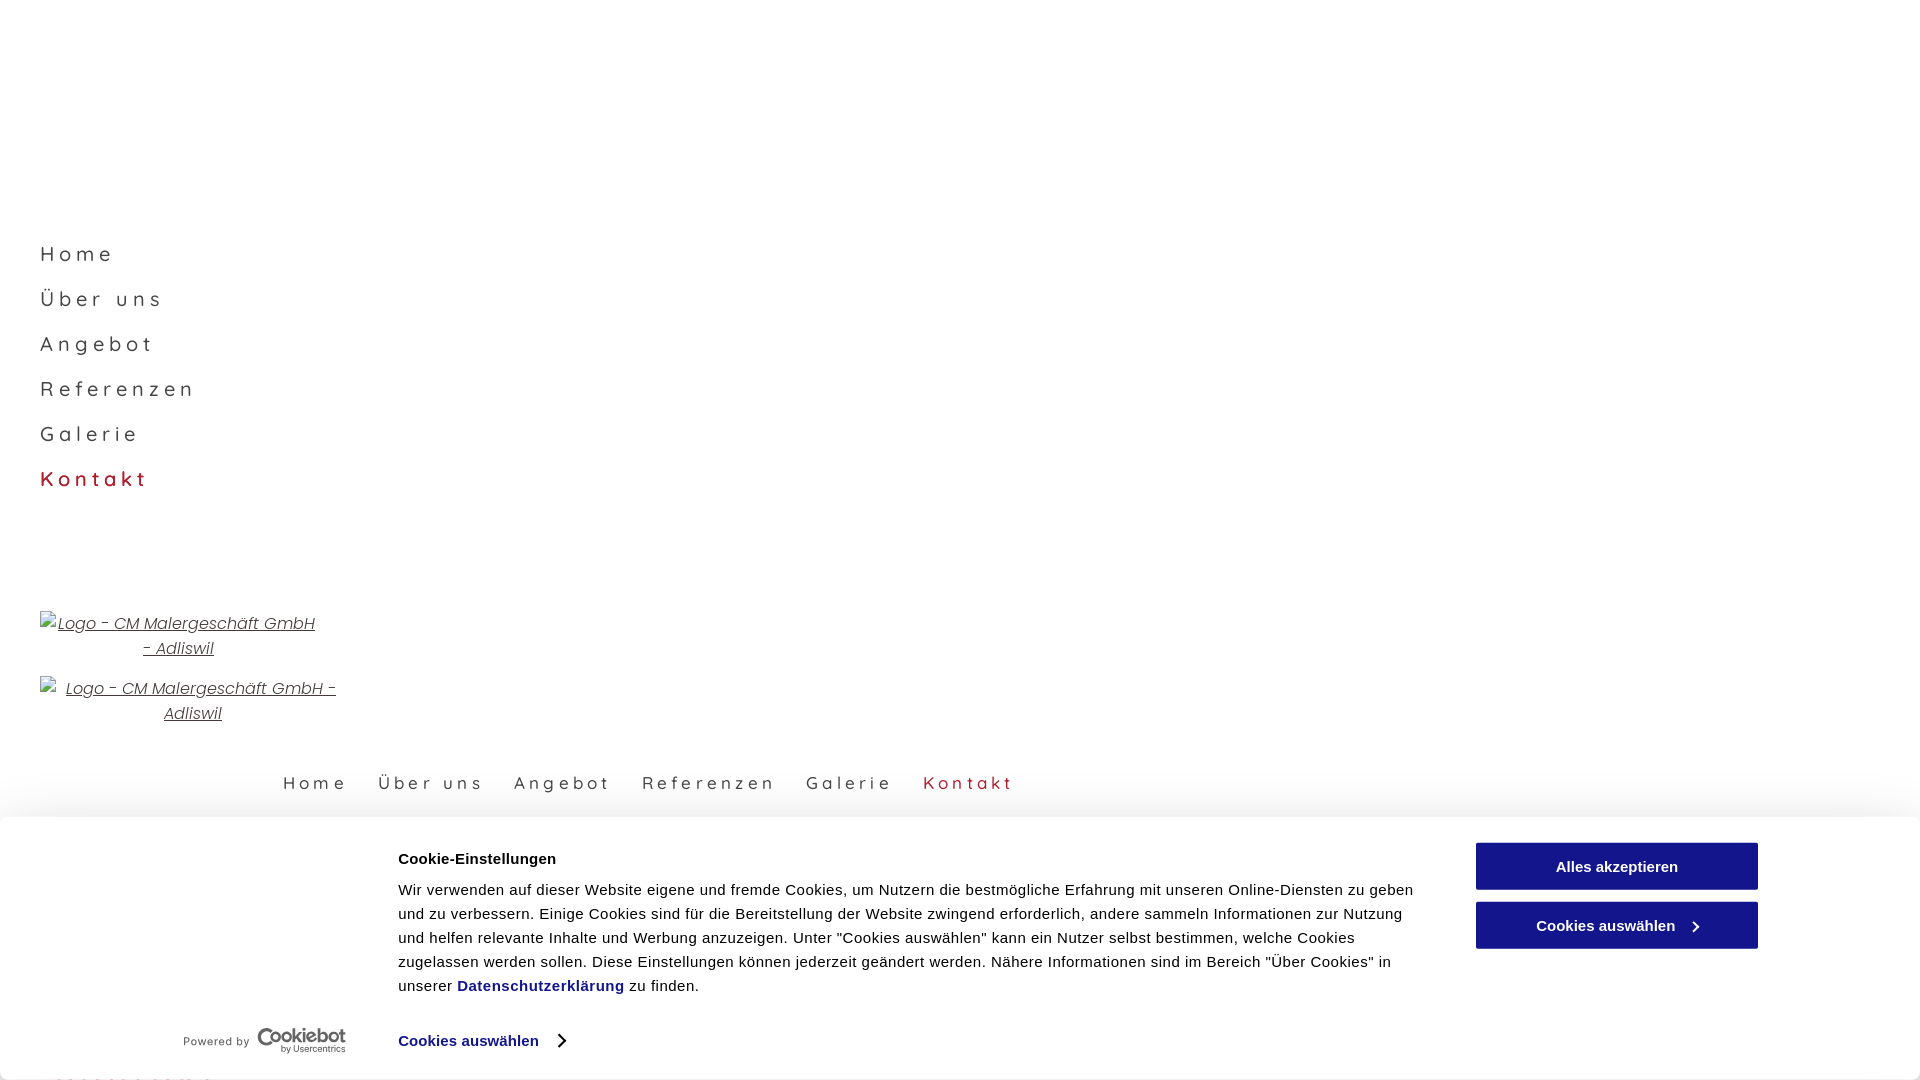  I want to click on 'Home', so click(314, 781).